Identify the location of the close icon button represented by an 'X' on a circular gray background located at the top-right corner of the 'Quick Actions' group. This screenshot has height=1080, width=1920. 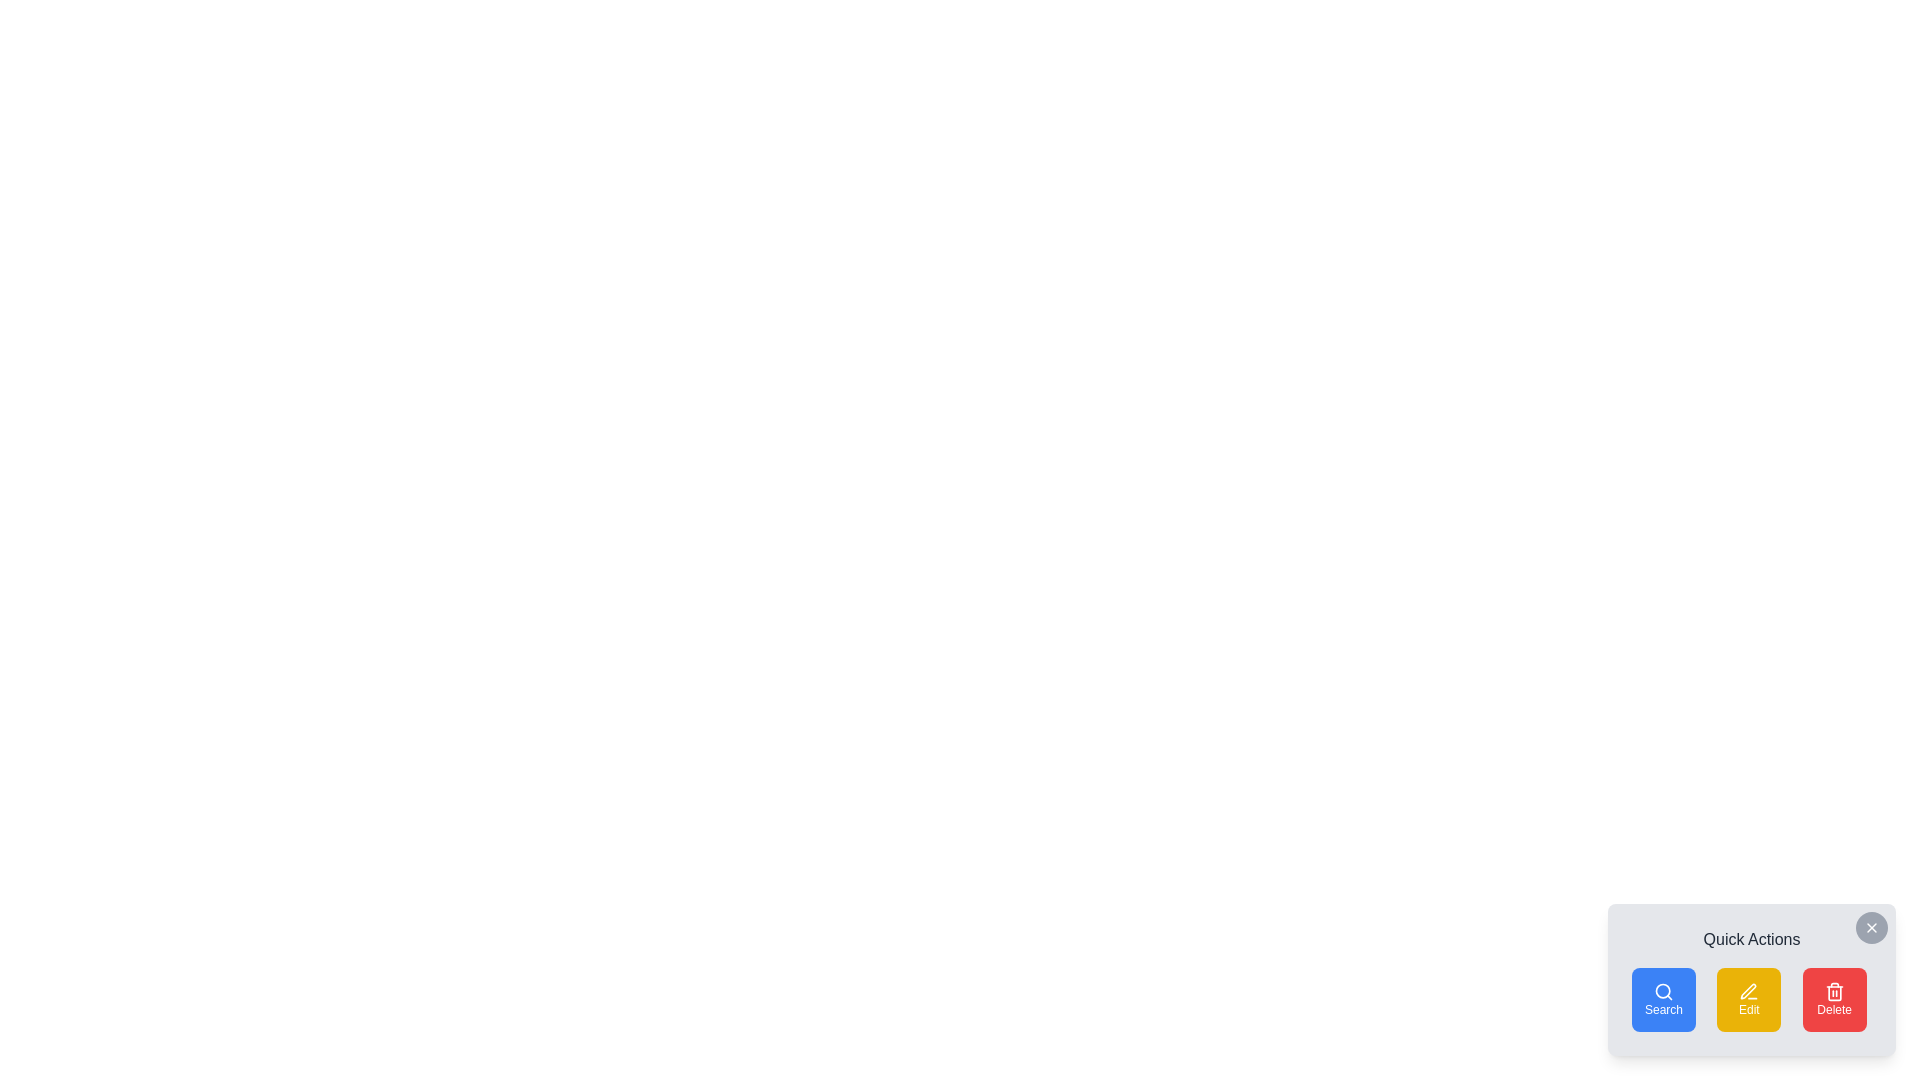
(1871, 928).